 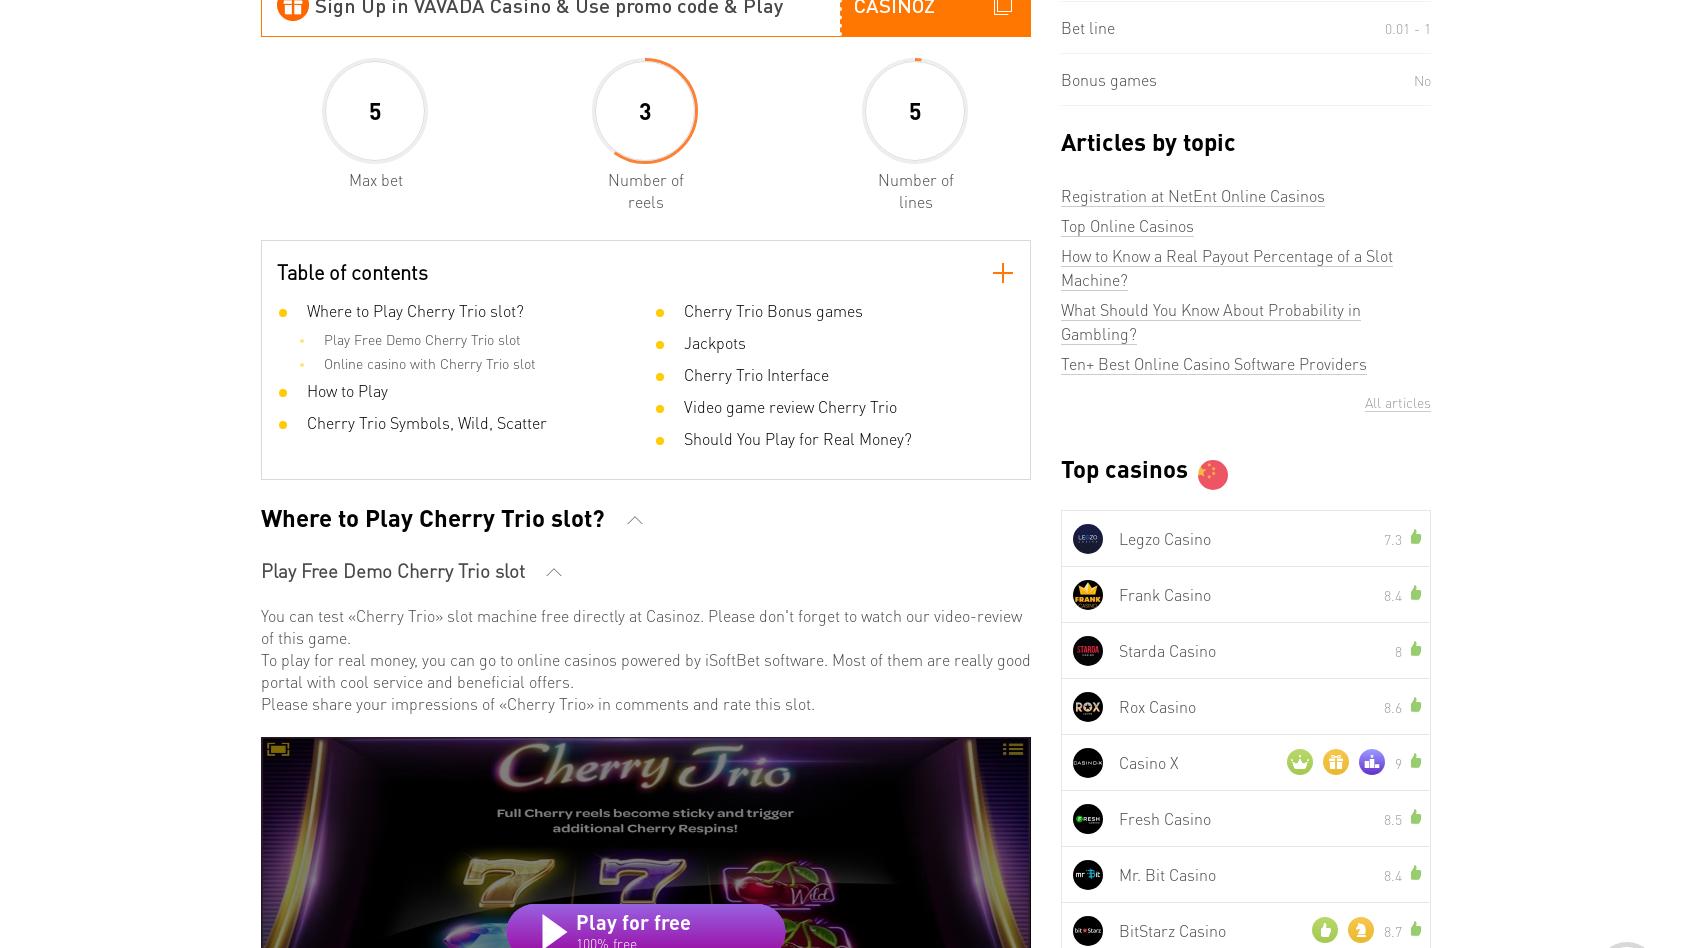 What do you see at coordinates (795, 436) in the screenshot?
I see `'Should You Play for Real Money?'` at bounding box center [795, 436].